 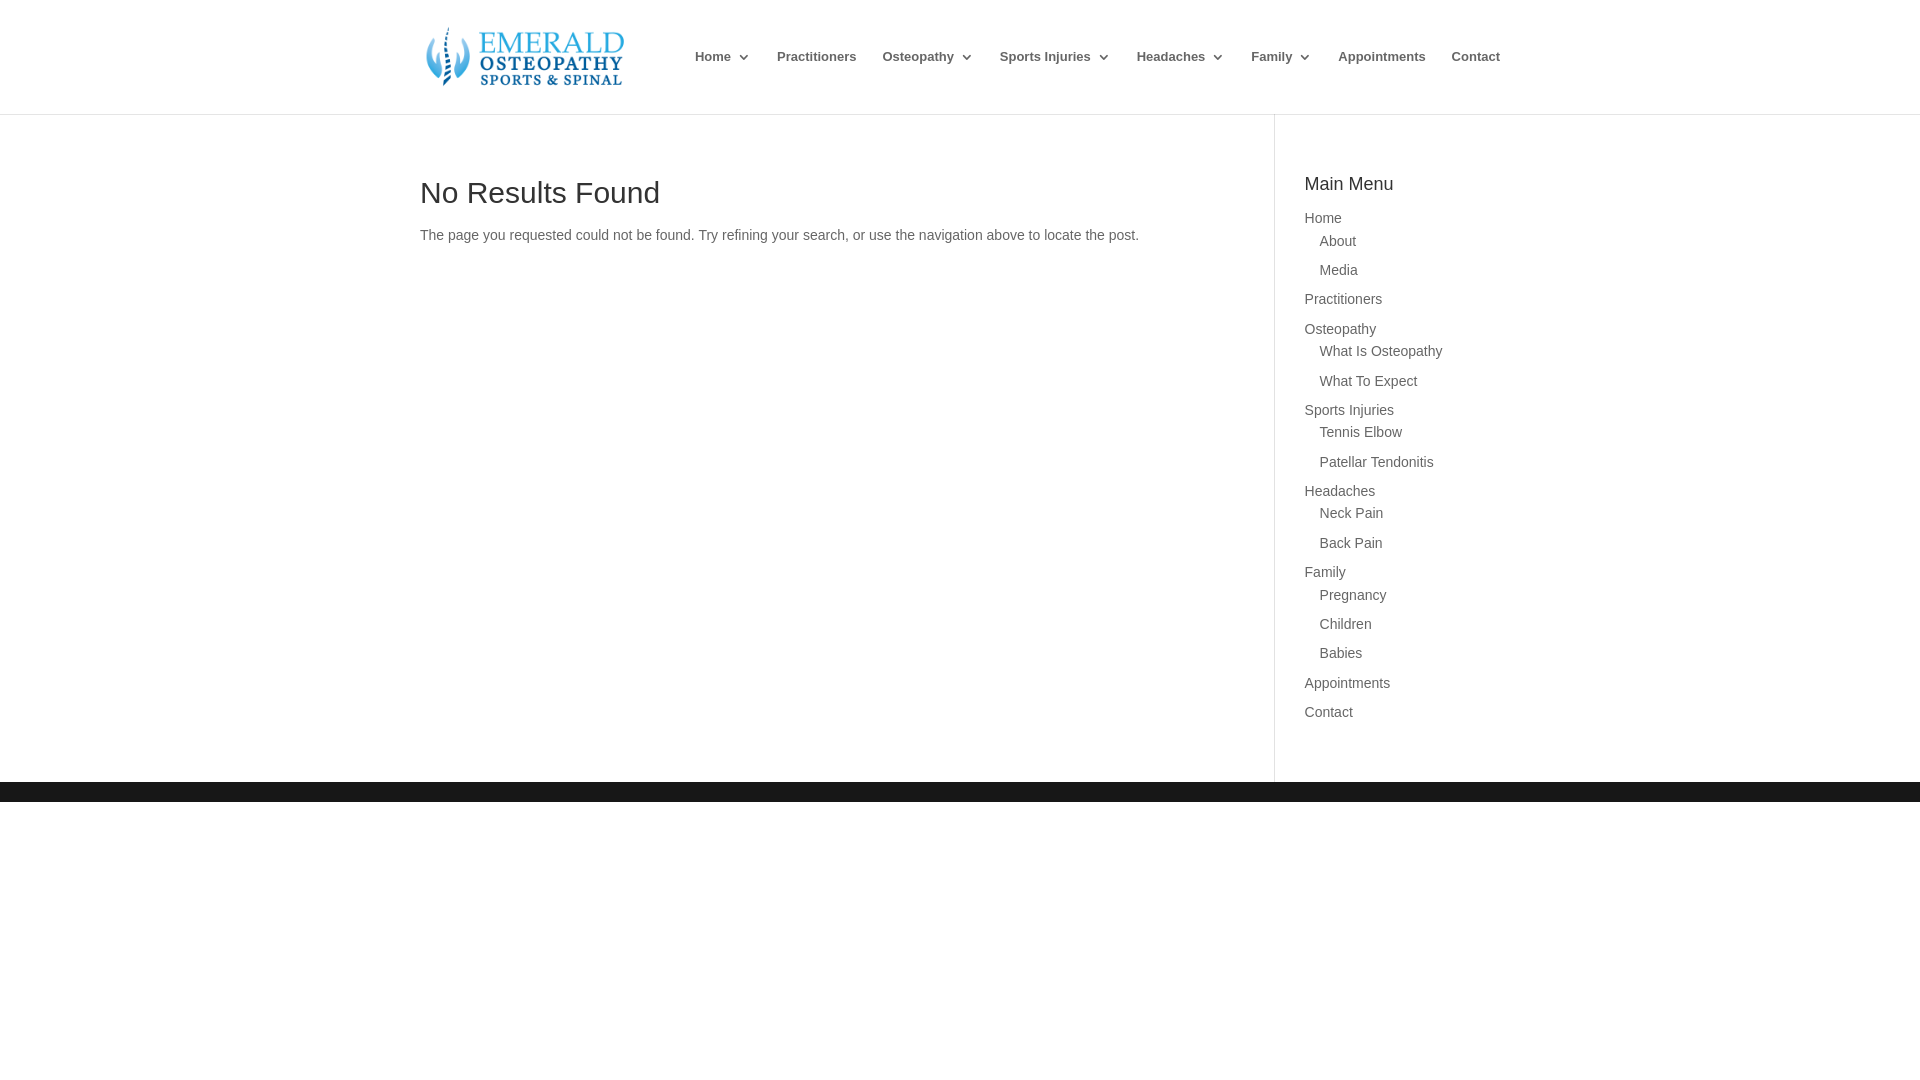 I want to click on 'What To Expect', so click(x=1367, y=381).